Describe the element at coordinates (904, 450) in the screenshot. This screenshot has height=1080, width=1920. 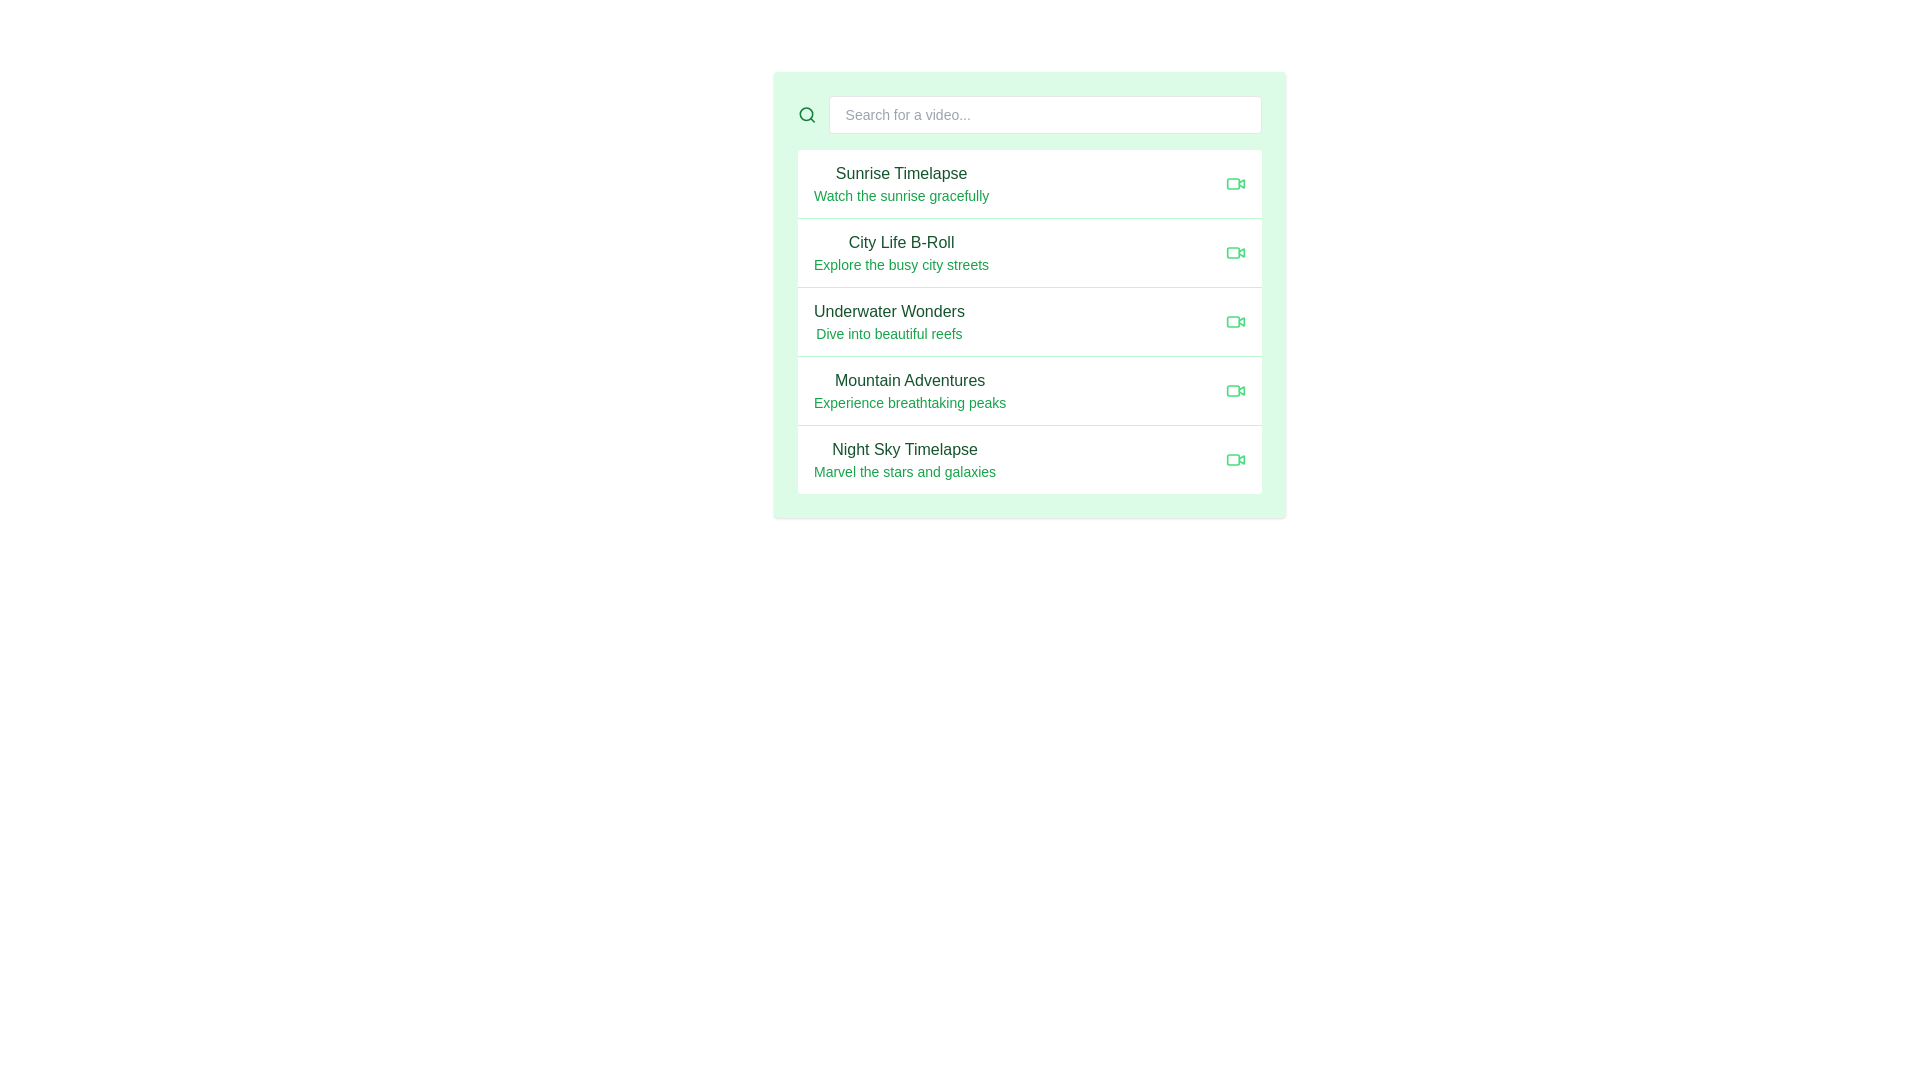
I see `the 'Night Sky Timelapse' label` at that location.